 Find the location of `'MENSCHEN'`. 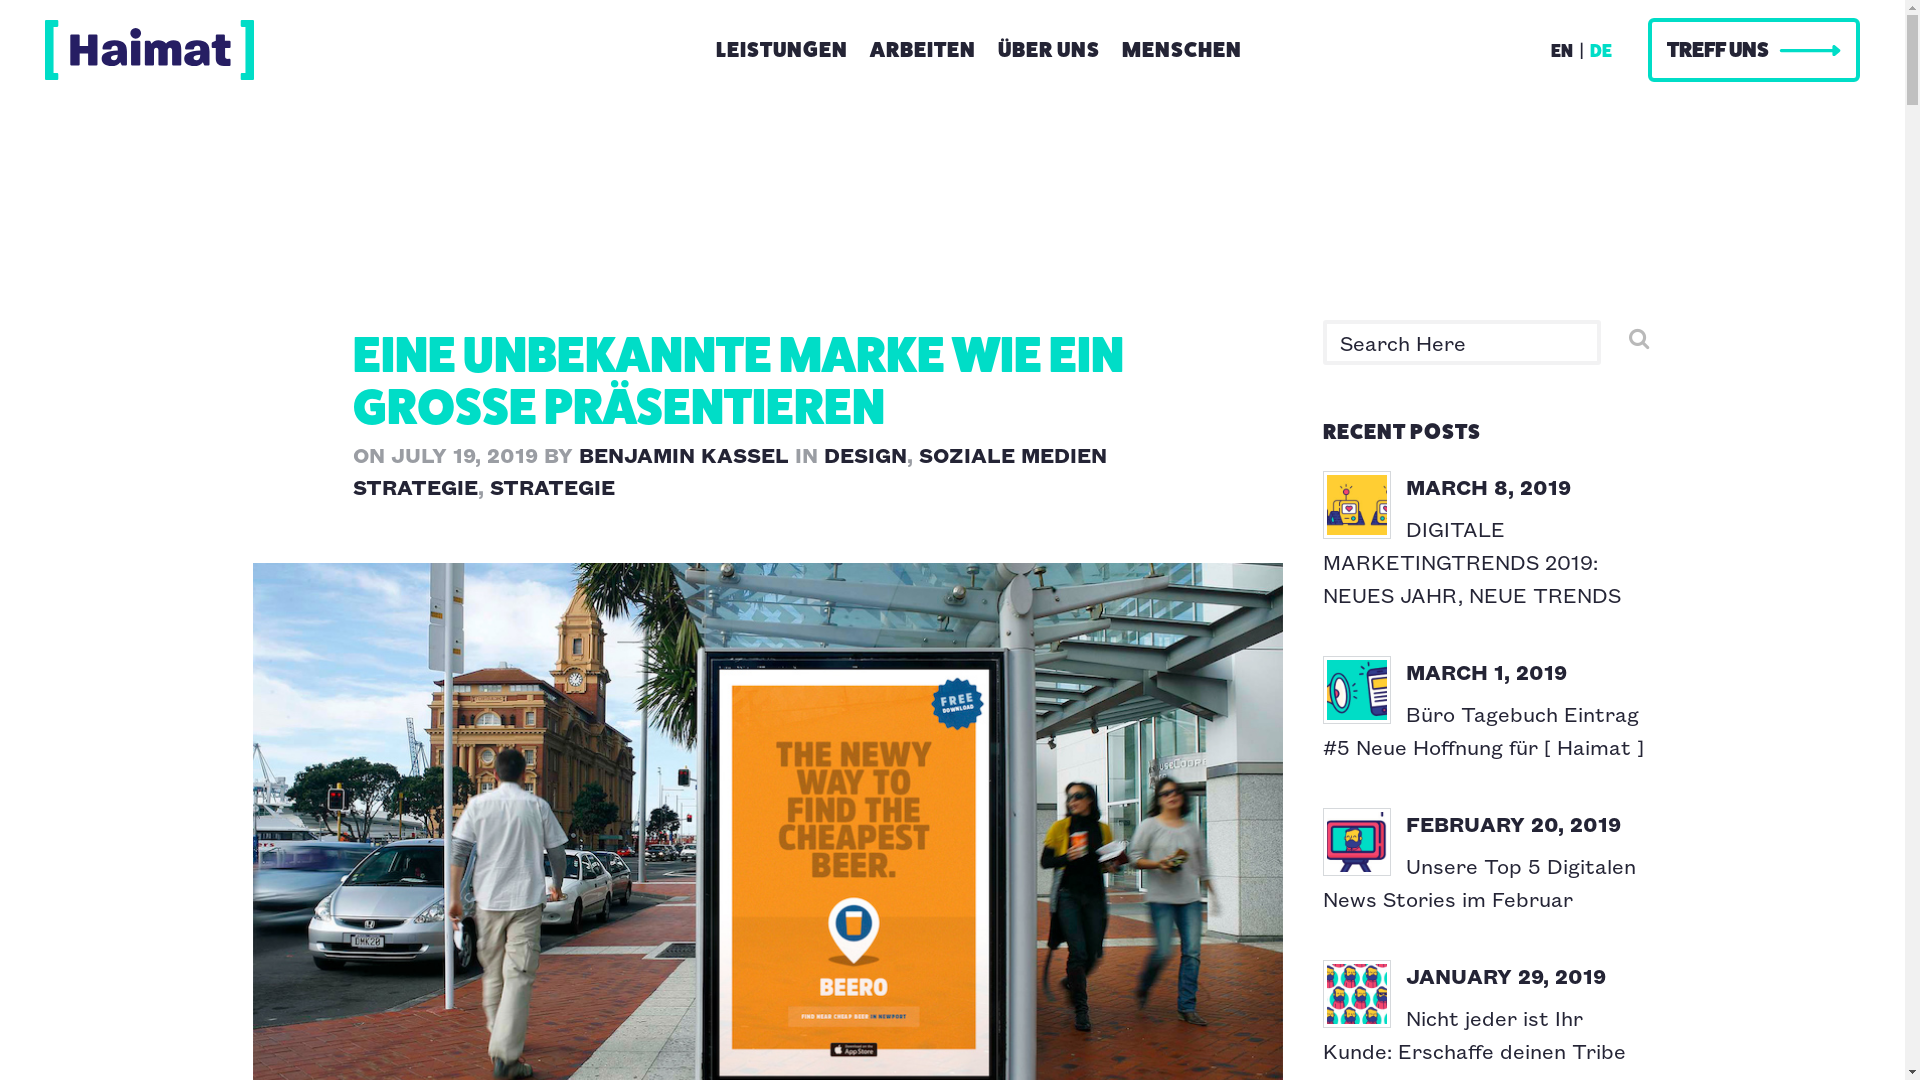

'MENSCHEN' is located at coordinates (1181, 34).